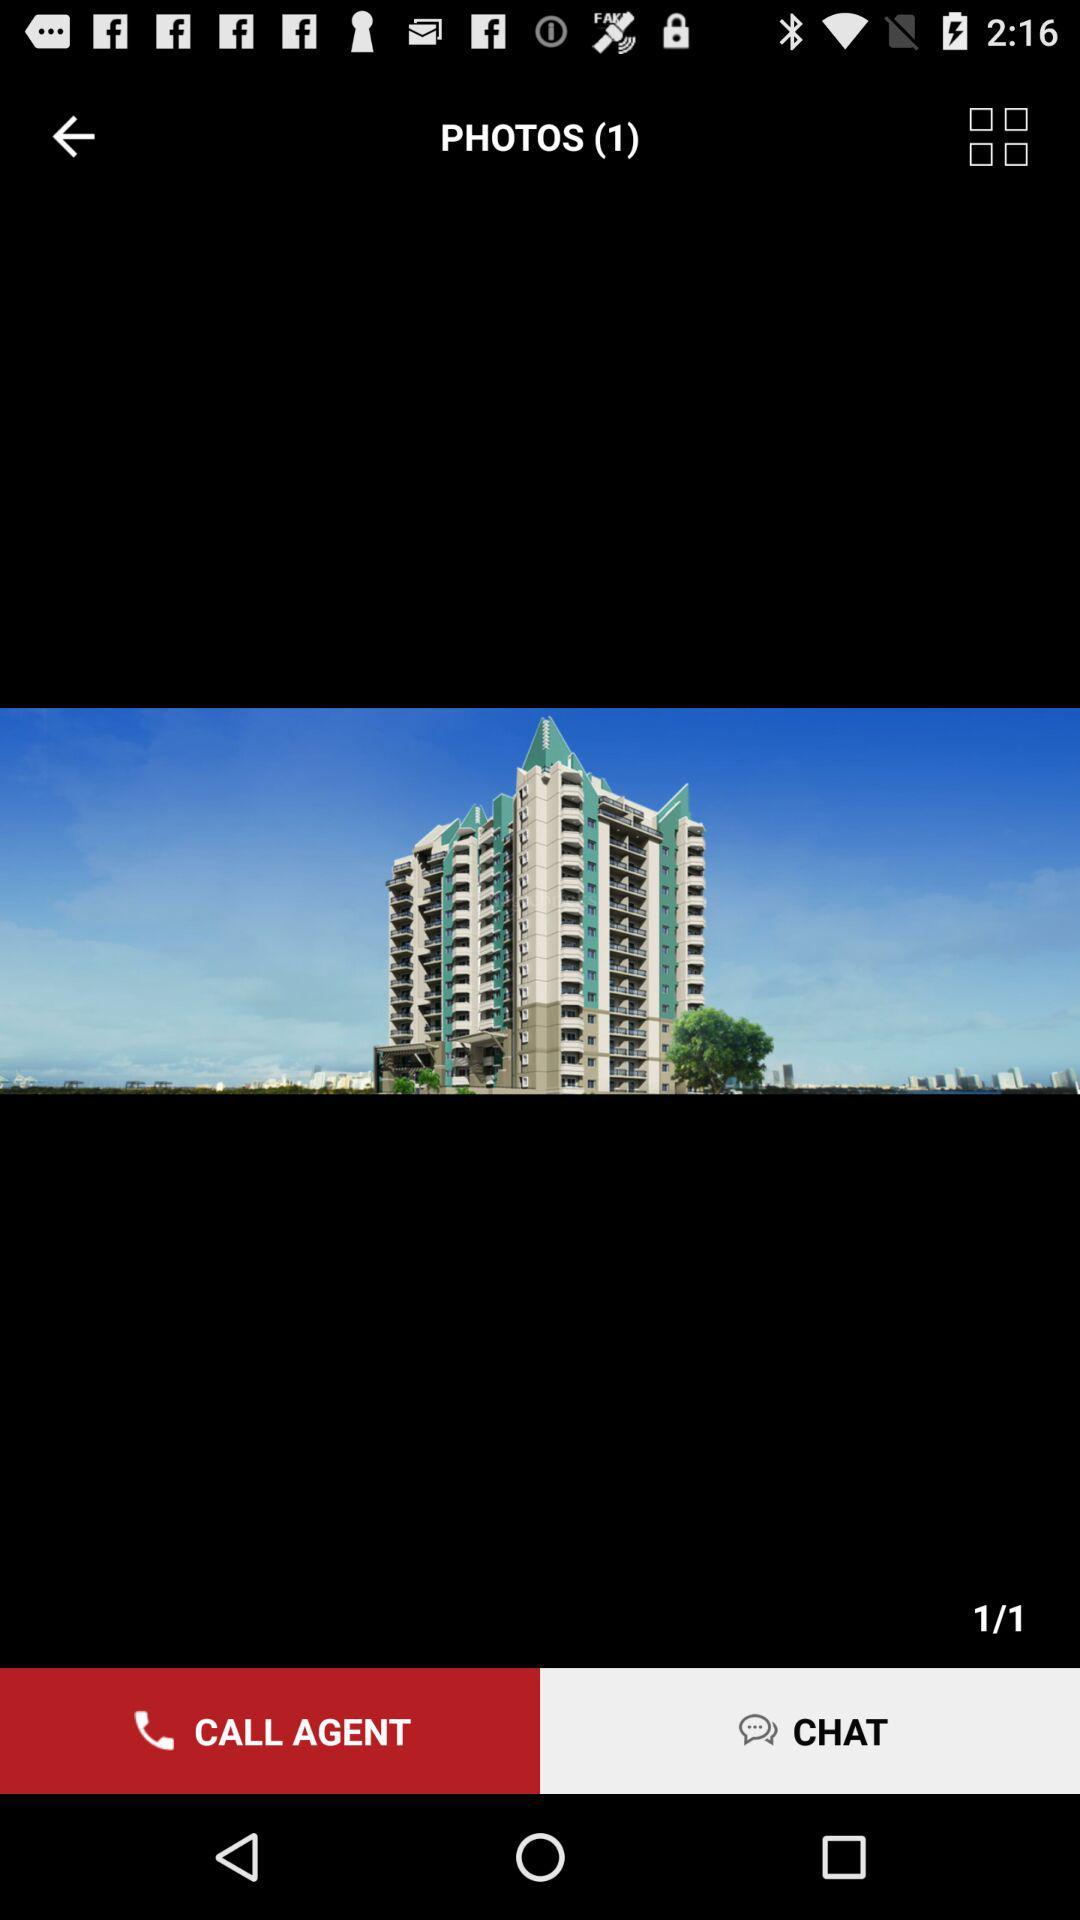  Describe the element at coordinates (1024, 135) in the screenshot. I see `grid view option` at that location.